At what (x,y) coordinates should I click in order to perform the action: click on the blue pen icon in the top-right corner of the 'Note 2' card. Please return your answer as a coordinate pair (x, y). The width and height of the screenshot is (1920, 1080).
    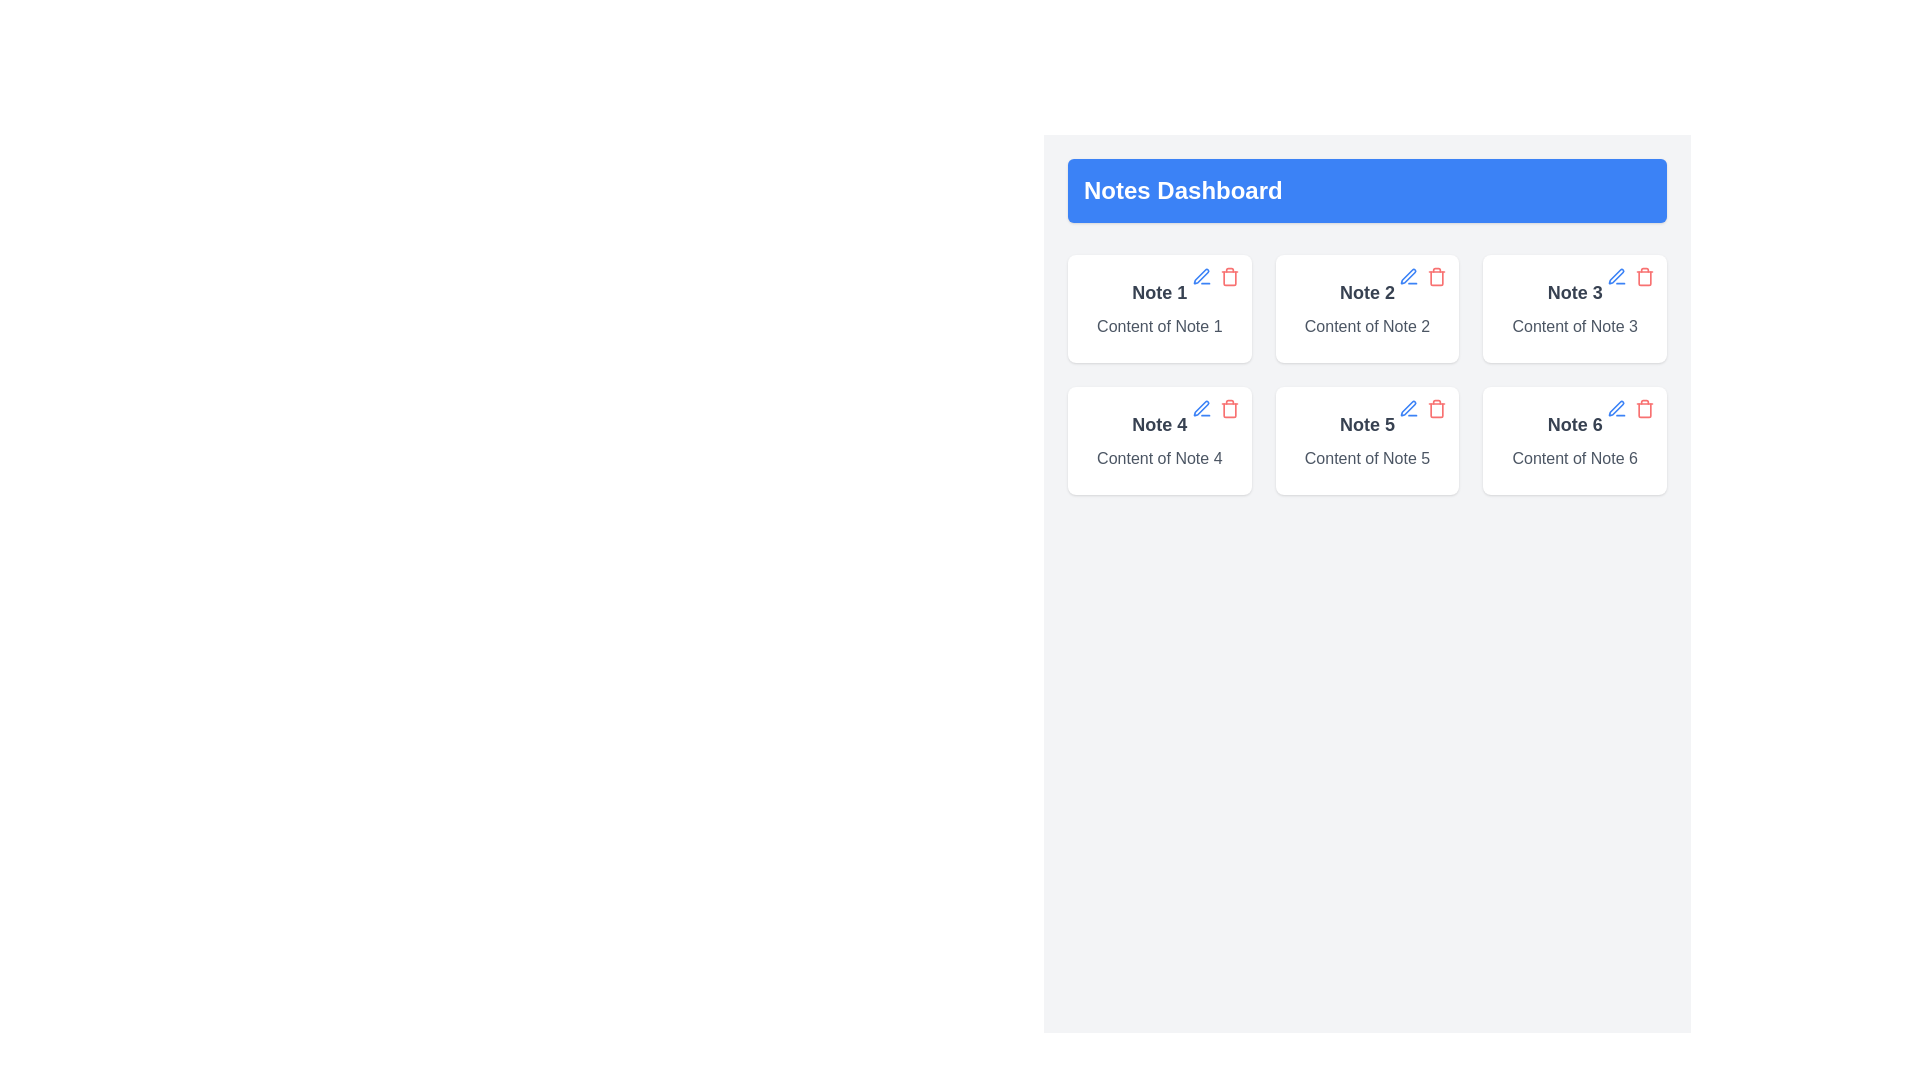
    Looking at the image, I should click on (1408, 277).